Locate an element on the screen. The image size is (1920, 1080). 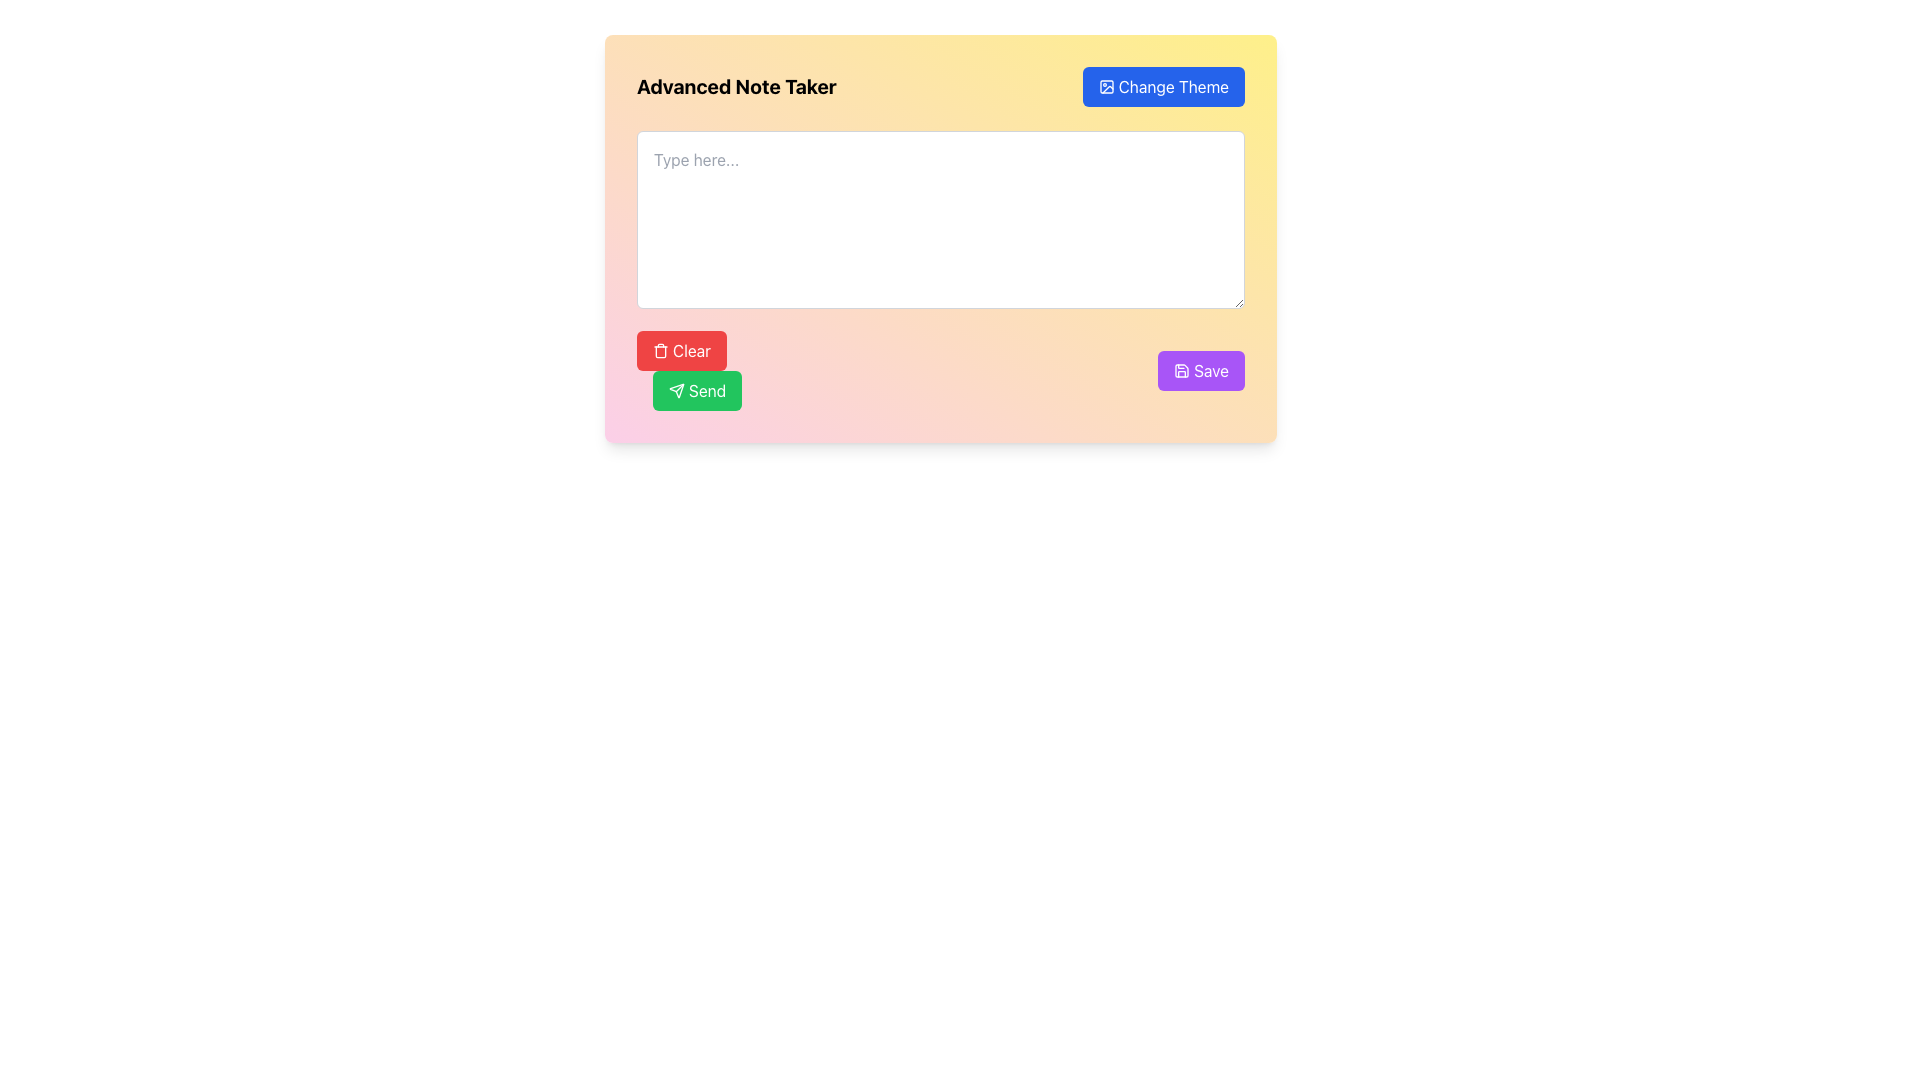
the clear button located below the text input field is located at coordinates (681, 350).